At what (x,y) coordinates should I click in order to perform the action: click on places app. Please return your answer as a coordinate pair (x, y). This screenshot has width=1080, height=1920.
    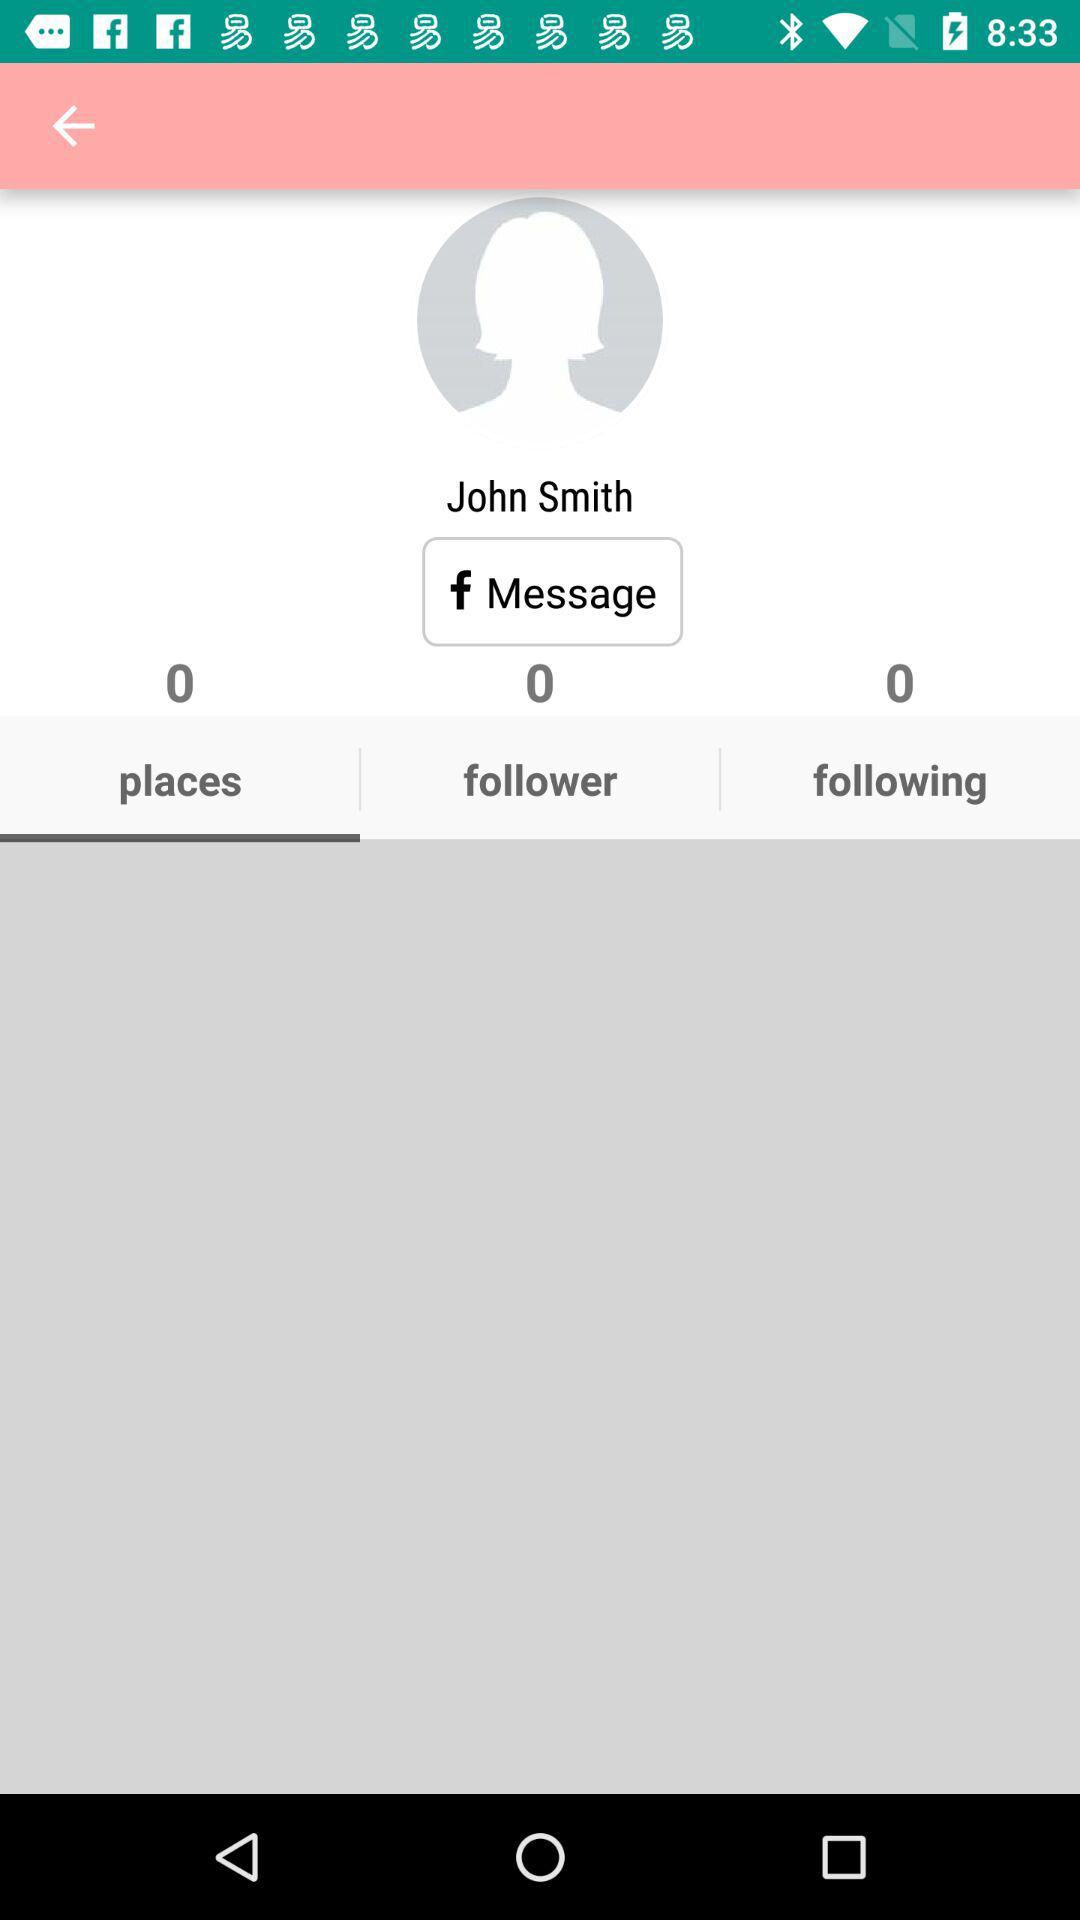
    Looking at the image, I should click on (180, 778).